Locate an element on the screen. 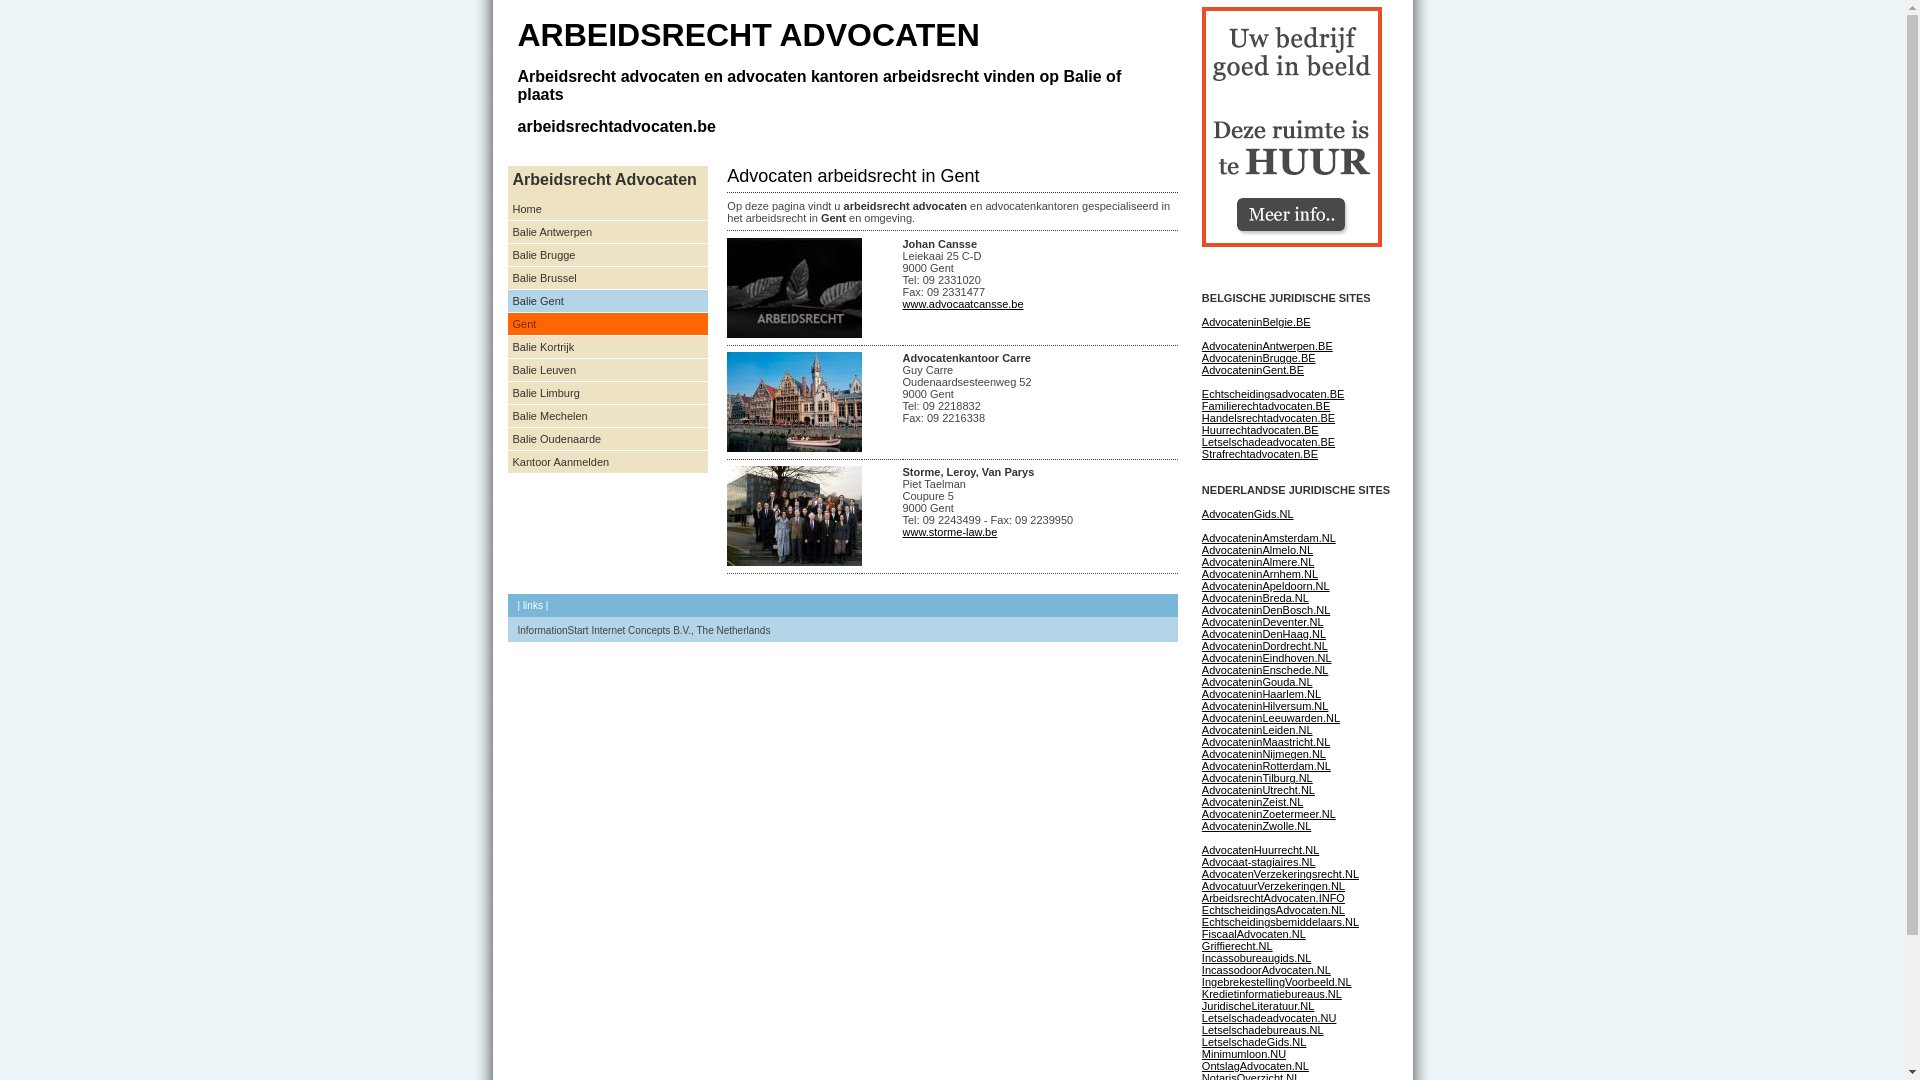 The height and width of the screenshot is (1080, 1920). 'Kredietinformatiebureaus.NL' is located at coordinates (1271, 994).